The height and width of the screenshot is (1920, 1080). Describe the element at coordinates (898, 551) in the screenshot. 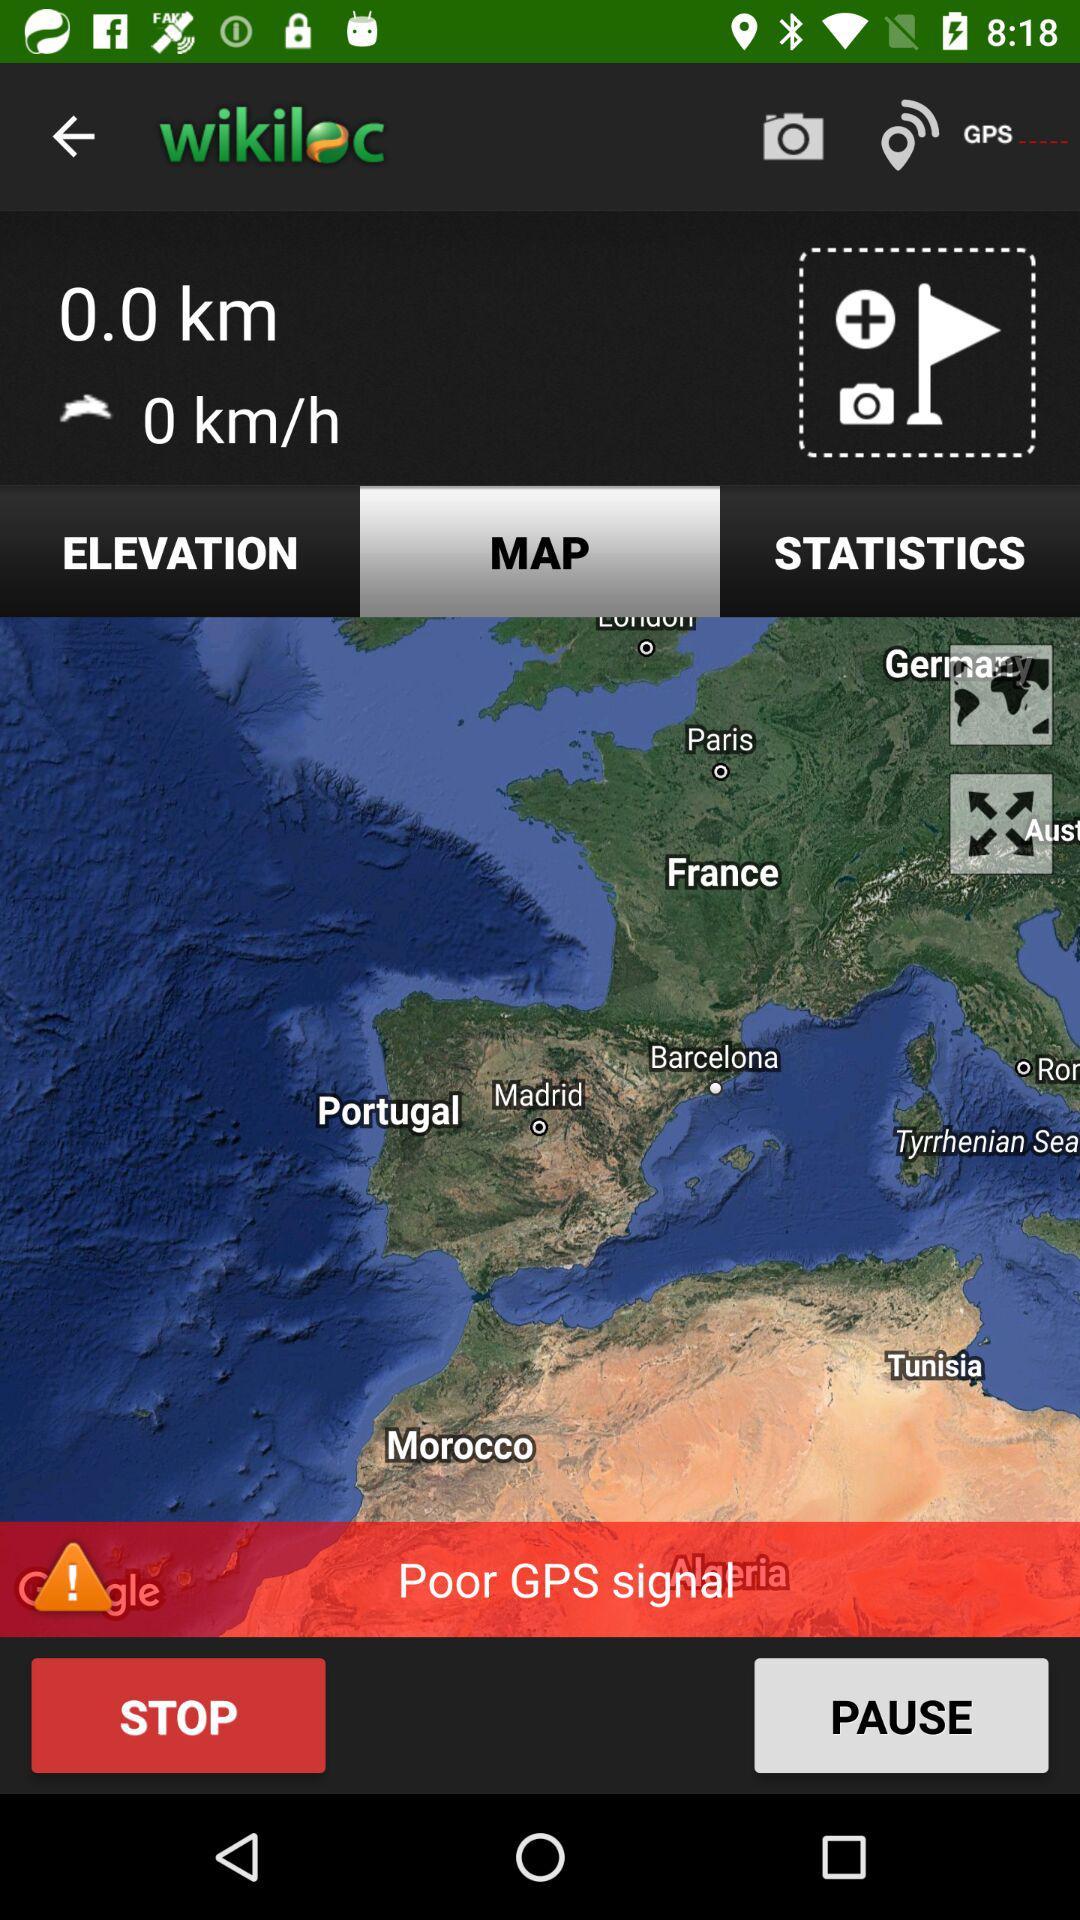

I see `statistics` at that location.